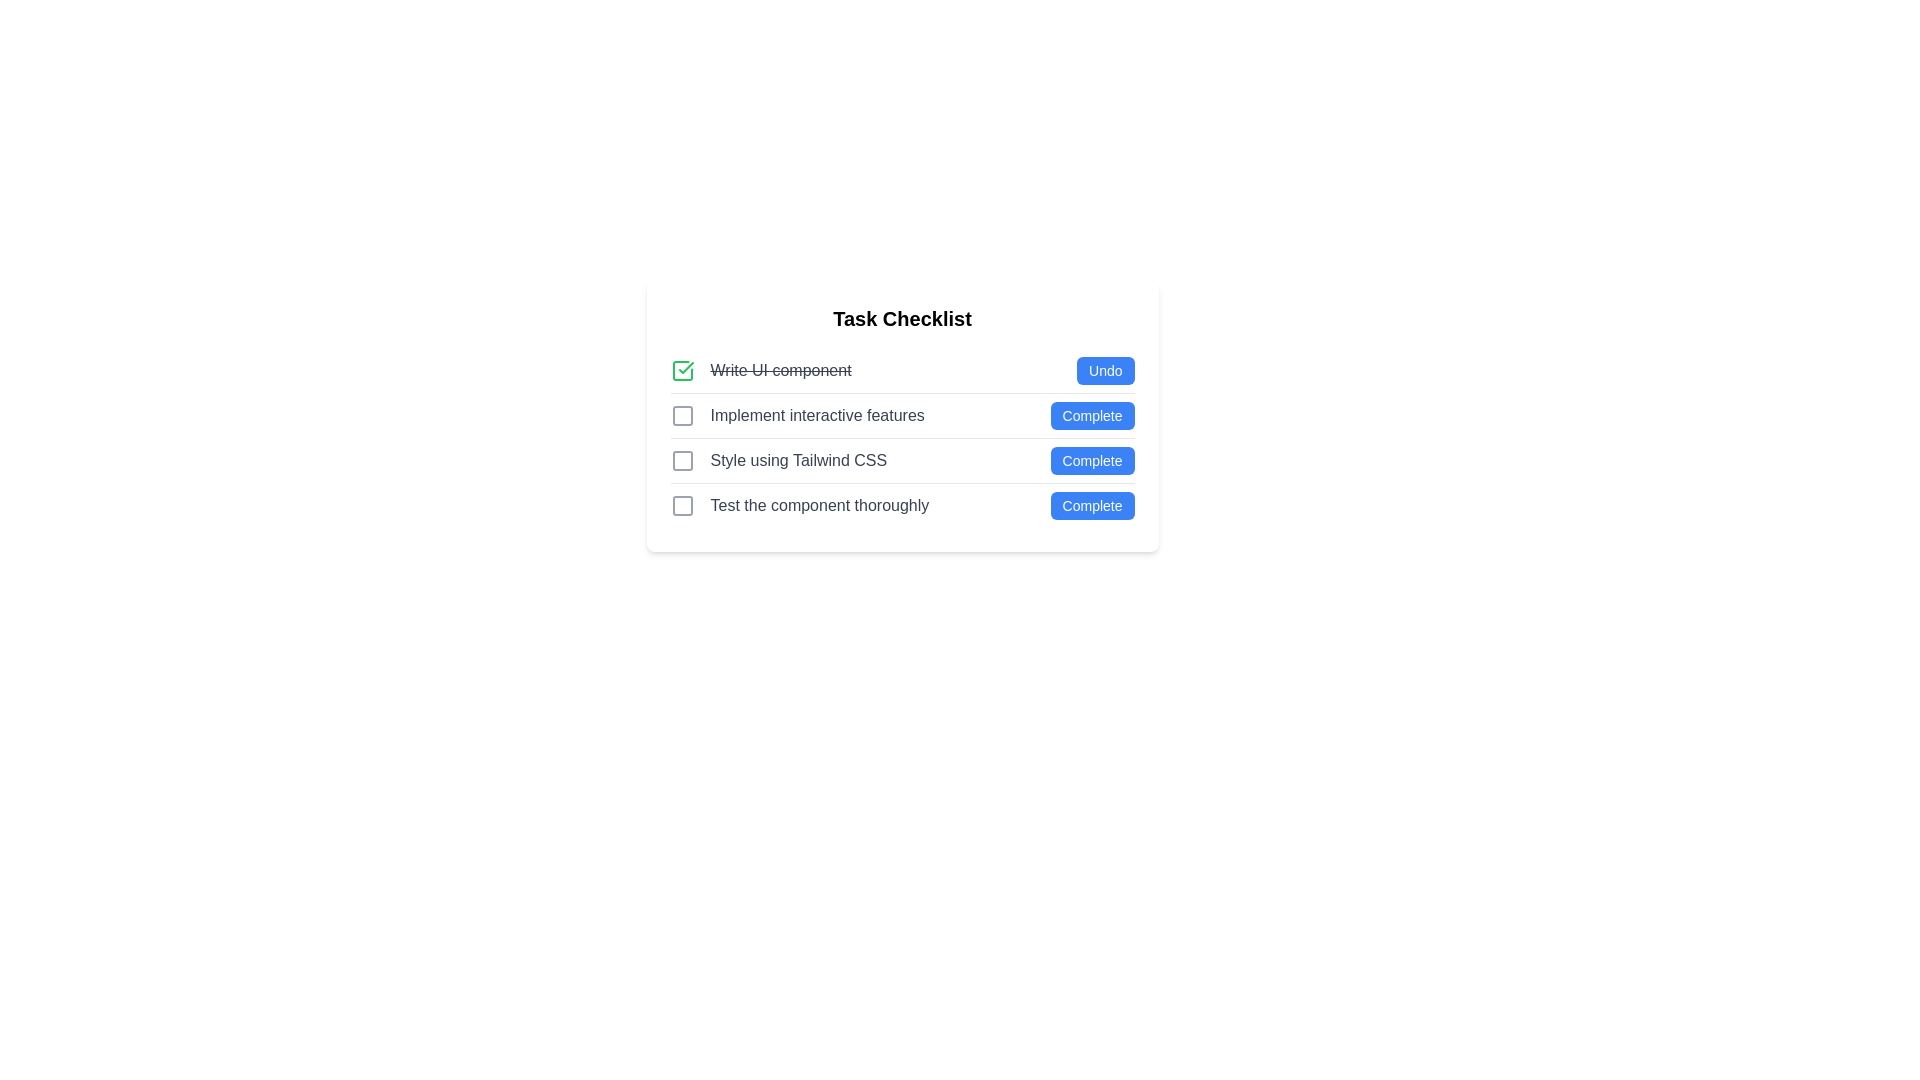  What do you see at coordinates (901, 461) in the screenshot?
I see `the 'Complete' button of the task checklist item labeled 'Style using Tailwind CSS' to mark the task as complete` at bounding box center [901, 461].